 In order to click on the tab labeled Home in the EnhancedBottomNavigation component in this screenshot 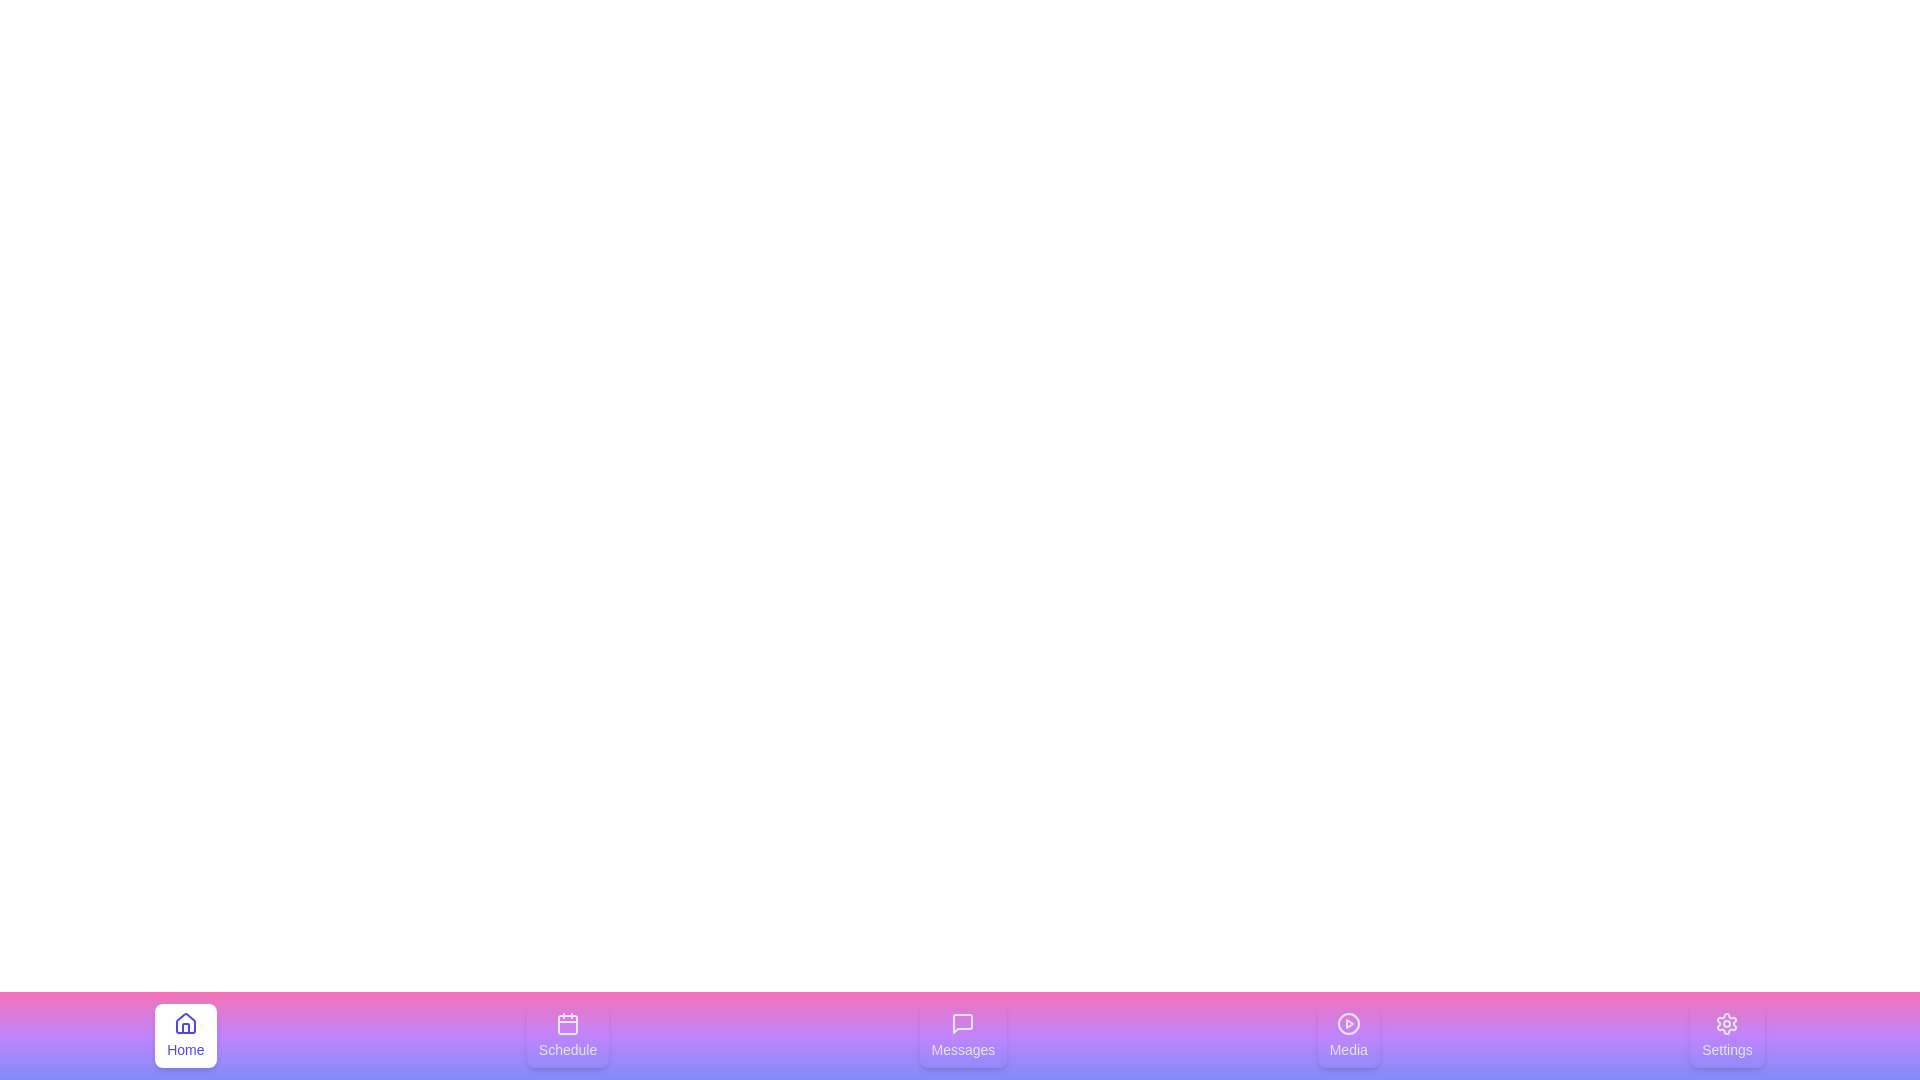, I will do `click(185, 1035)`.